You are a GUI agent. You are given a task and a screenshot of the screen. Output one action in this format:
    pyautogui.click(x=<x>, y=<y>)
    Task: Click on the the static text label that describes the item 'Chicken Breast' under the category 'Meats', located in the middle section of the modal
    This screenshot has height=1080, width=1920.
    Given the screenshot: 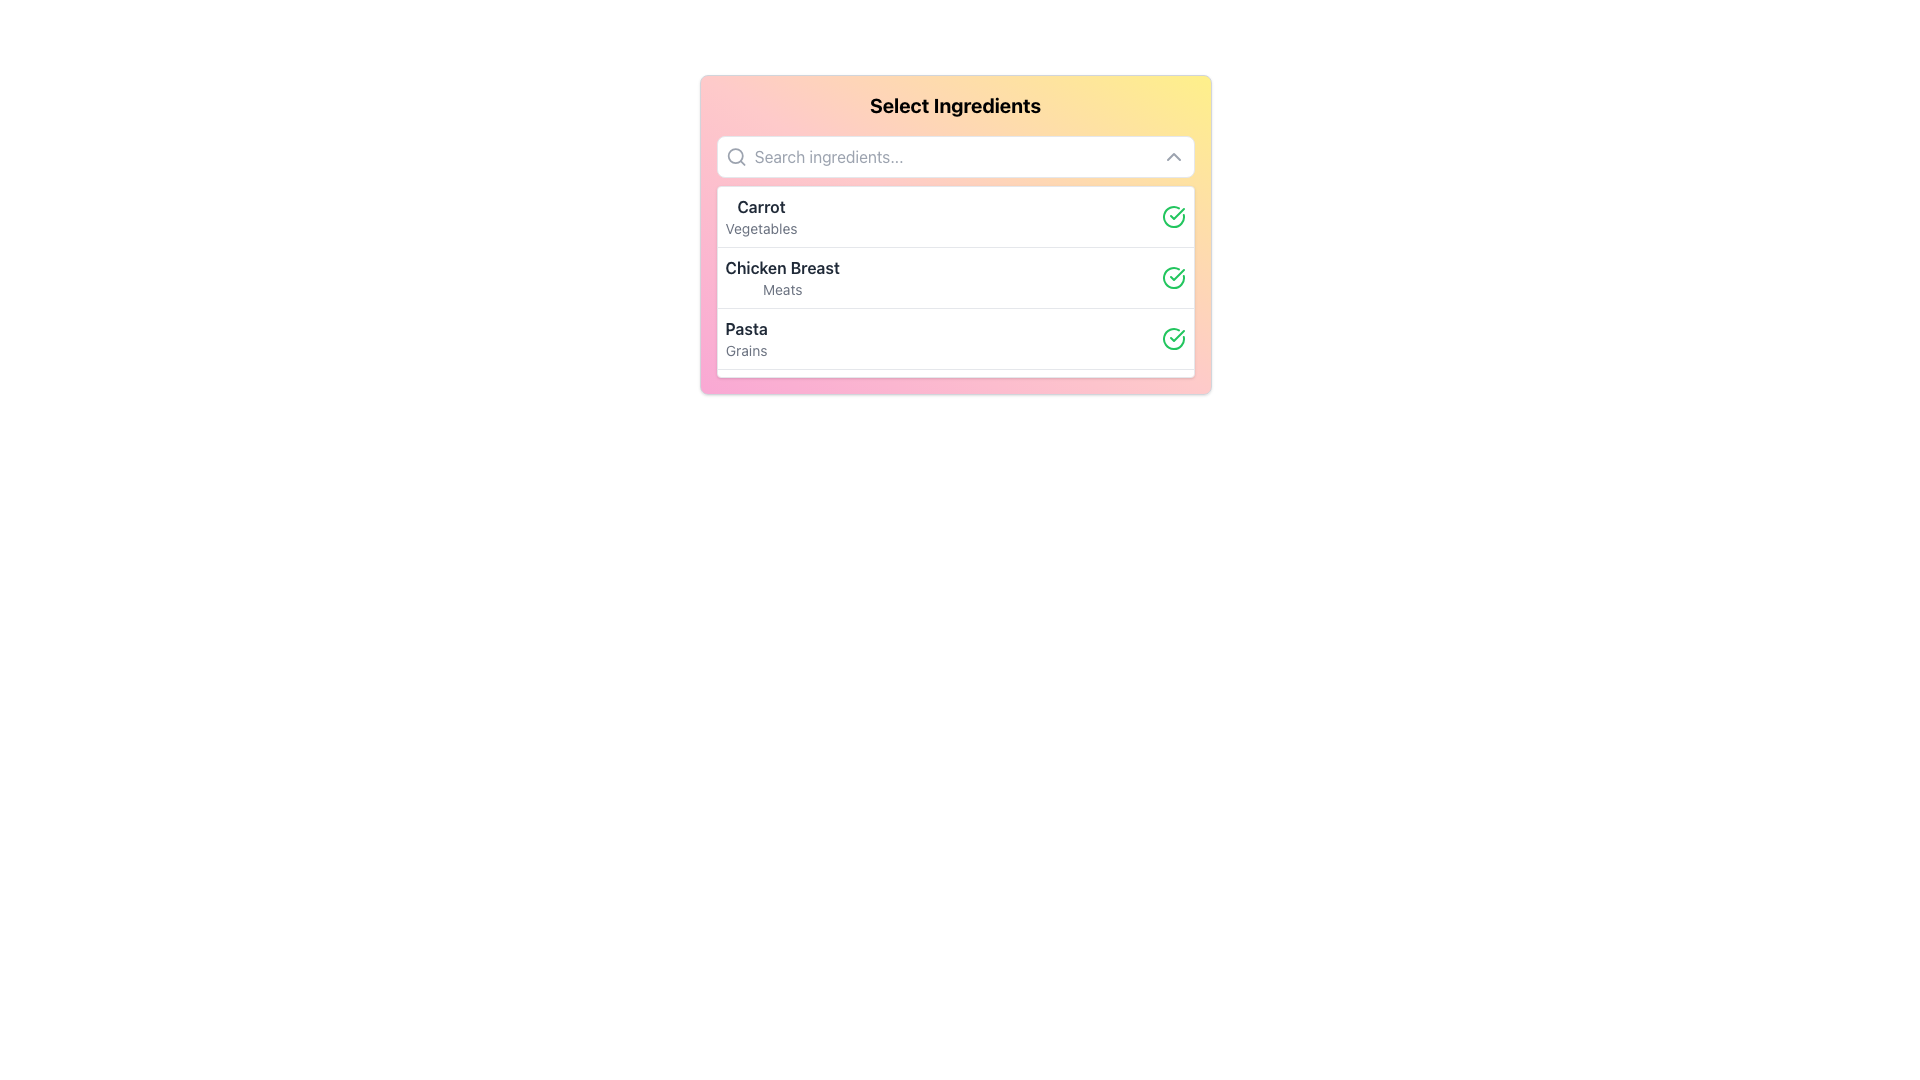 What is the action you would take?
    pyautogui.click(x=781, y=289)
    